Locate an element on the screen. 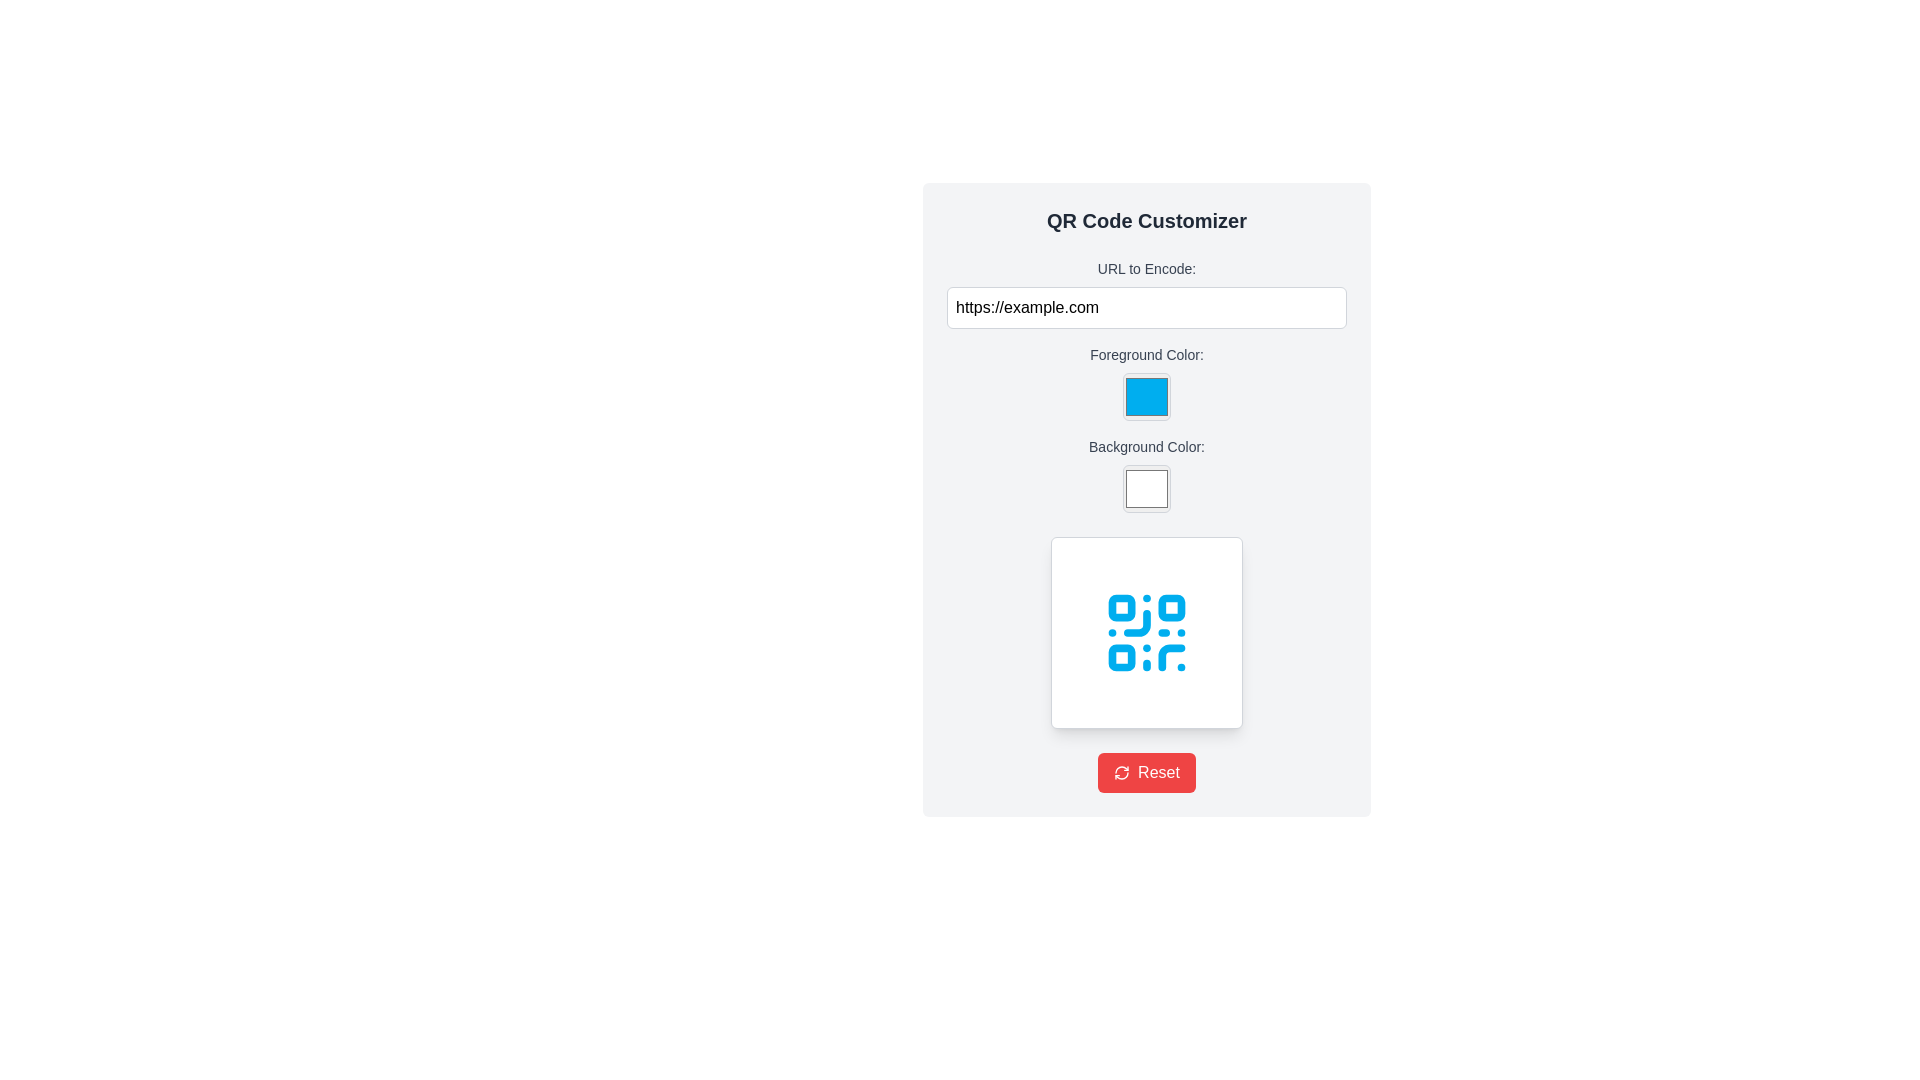 Image resolution: width=1920 pixels, height=1080 pixels. the refresh icon located to the left of the 'Reset' button at the bottom of the interface is located at coordinates (1122, 771).